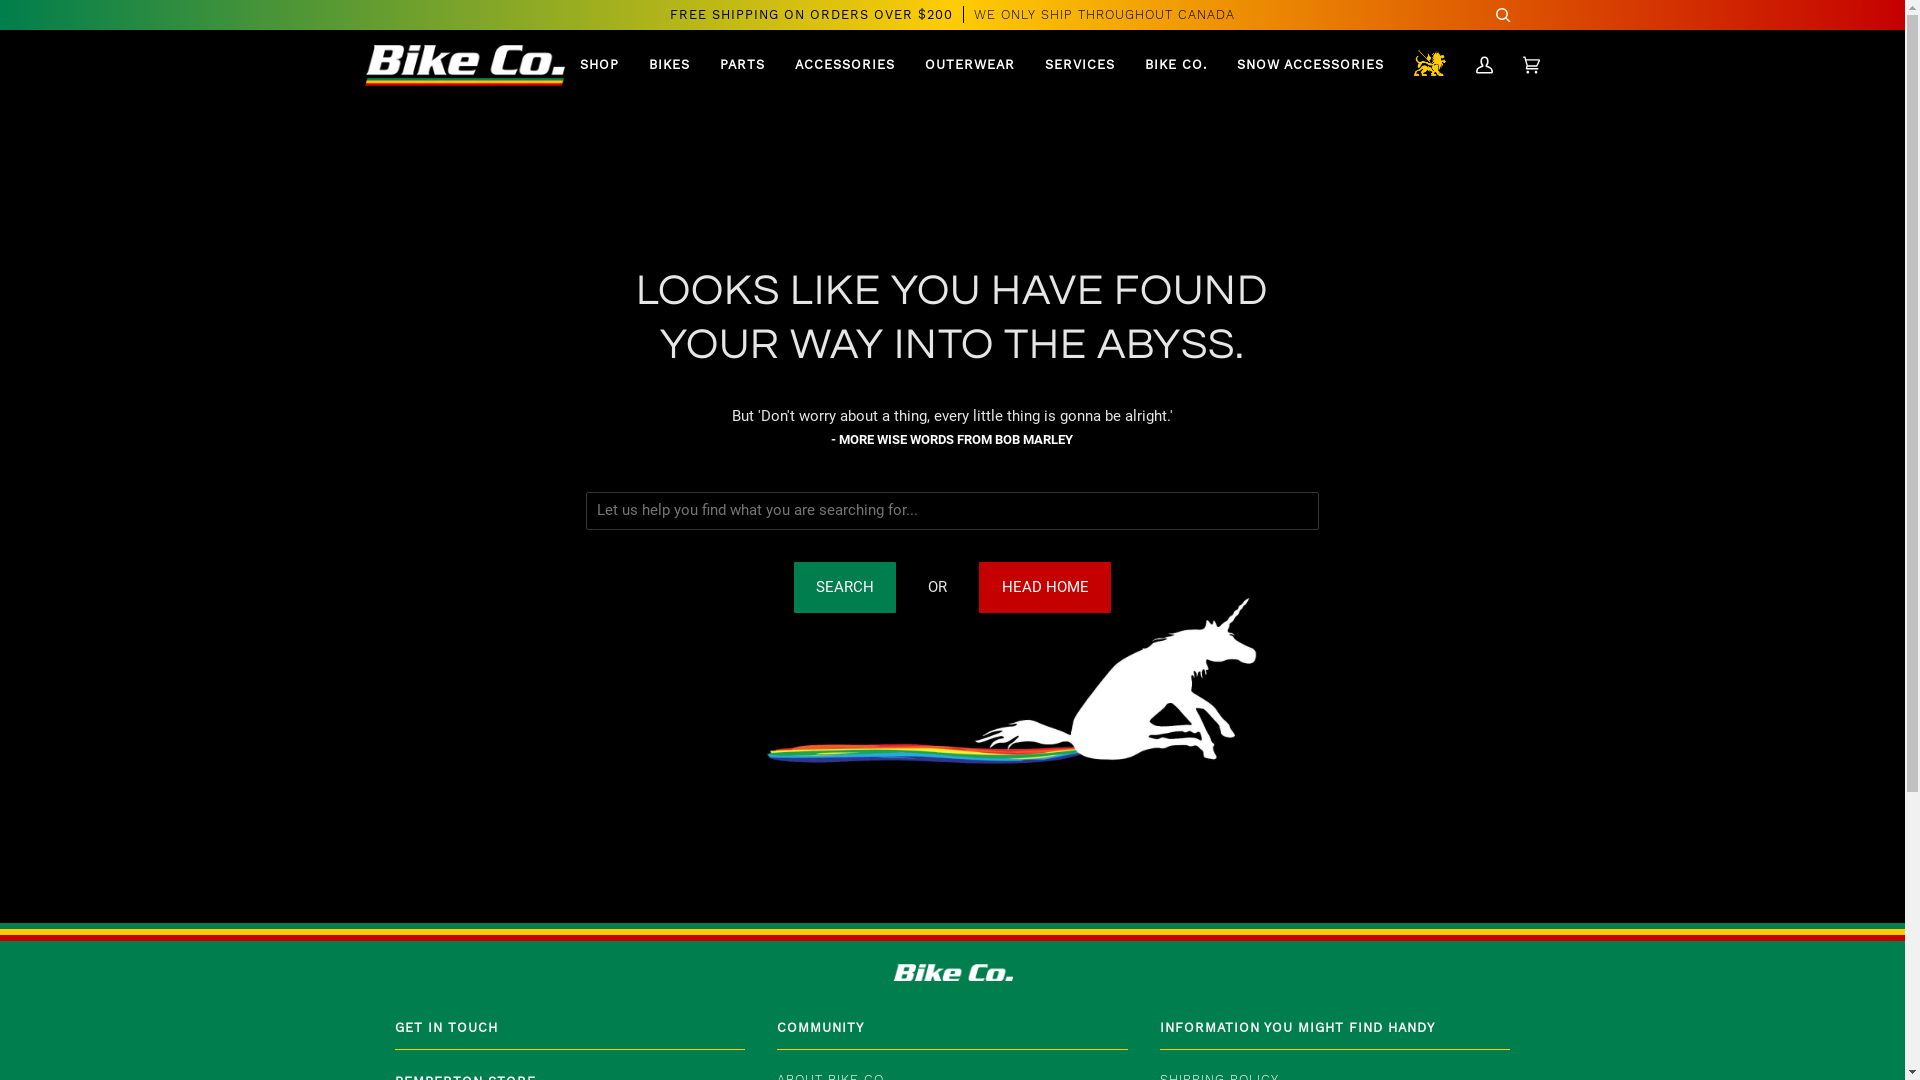  Describe the element at coordinates (1176, 64) in the screenshot. I see `'BIKE CO.'` at that location.